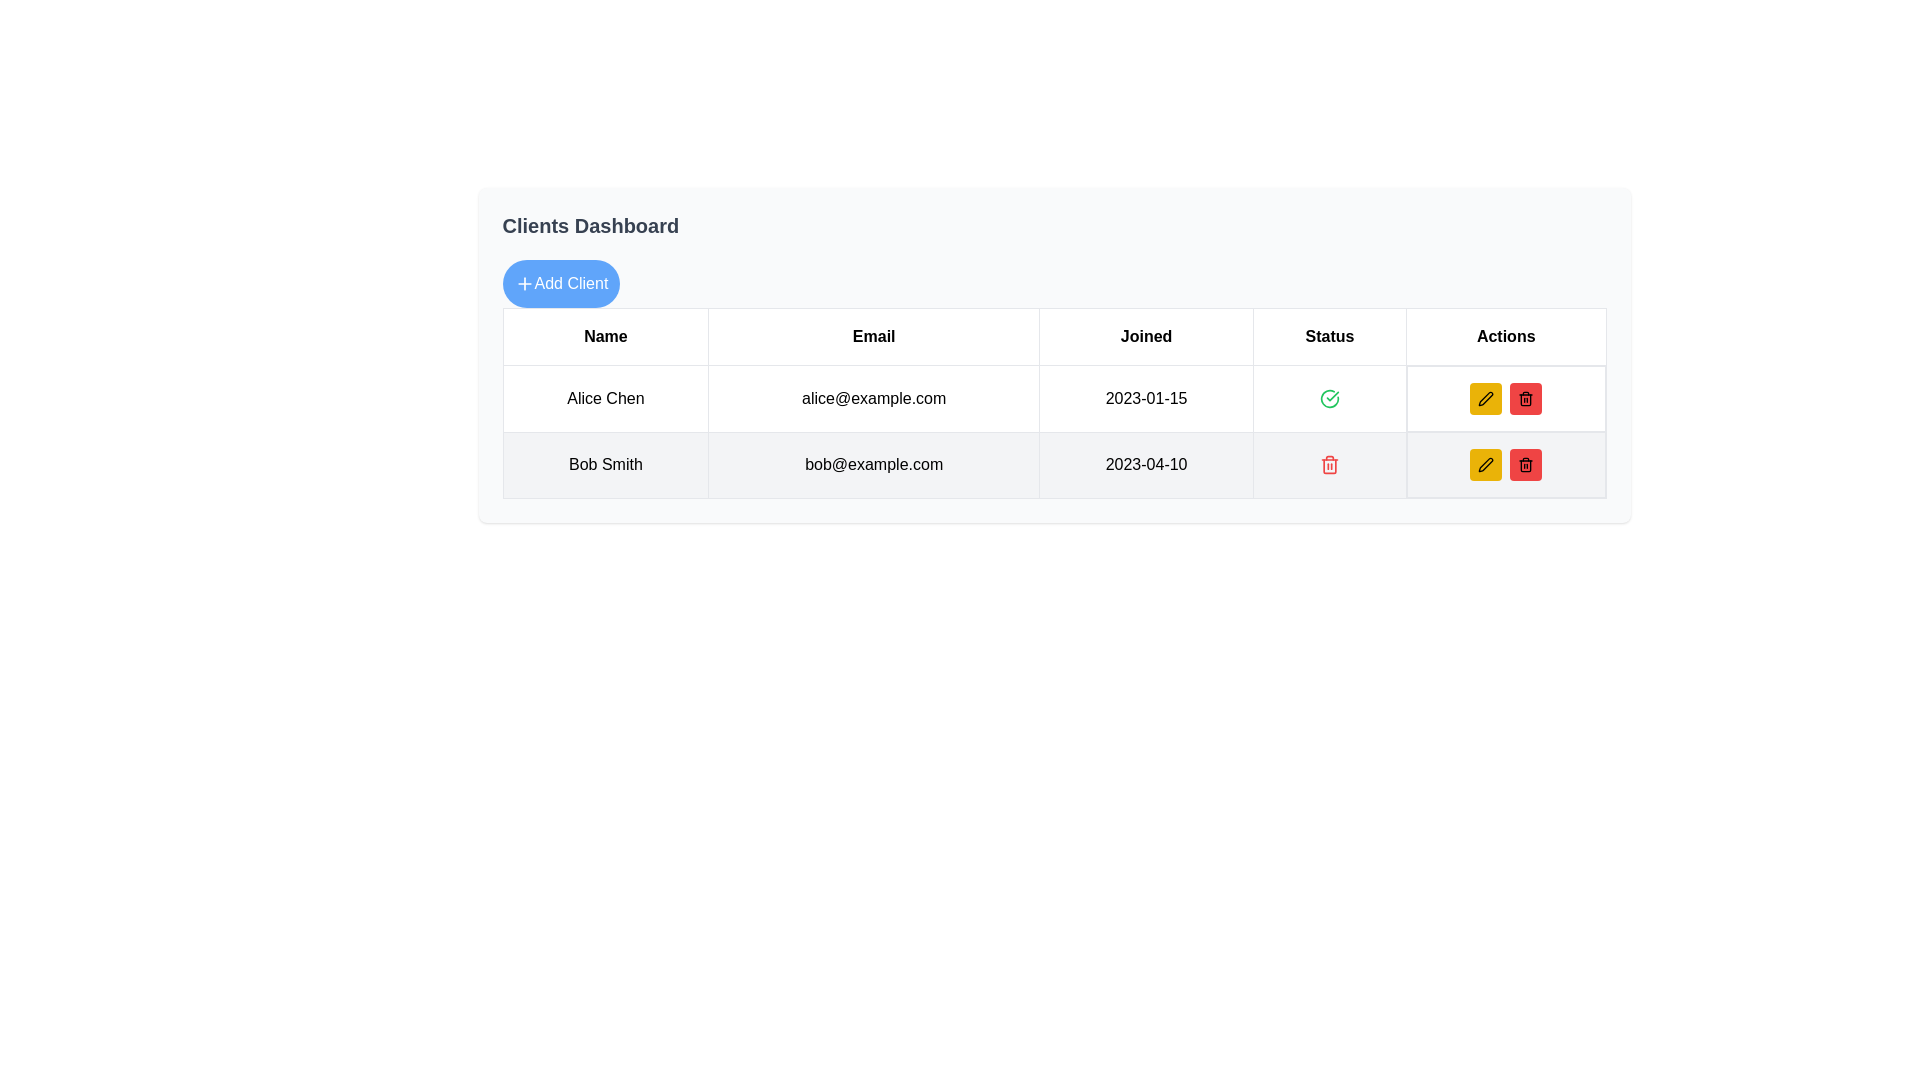 This screenshot has width=1920, height=1080. I want to click on the 'Clients Dashboard' header text label that indicates the current section of the page, positioned above the '+ Add Client' button, so click(589, 225).